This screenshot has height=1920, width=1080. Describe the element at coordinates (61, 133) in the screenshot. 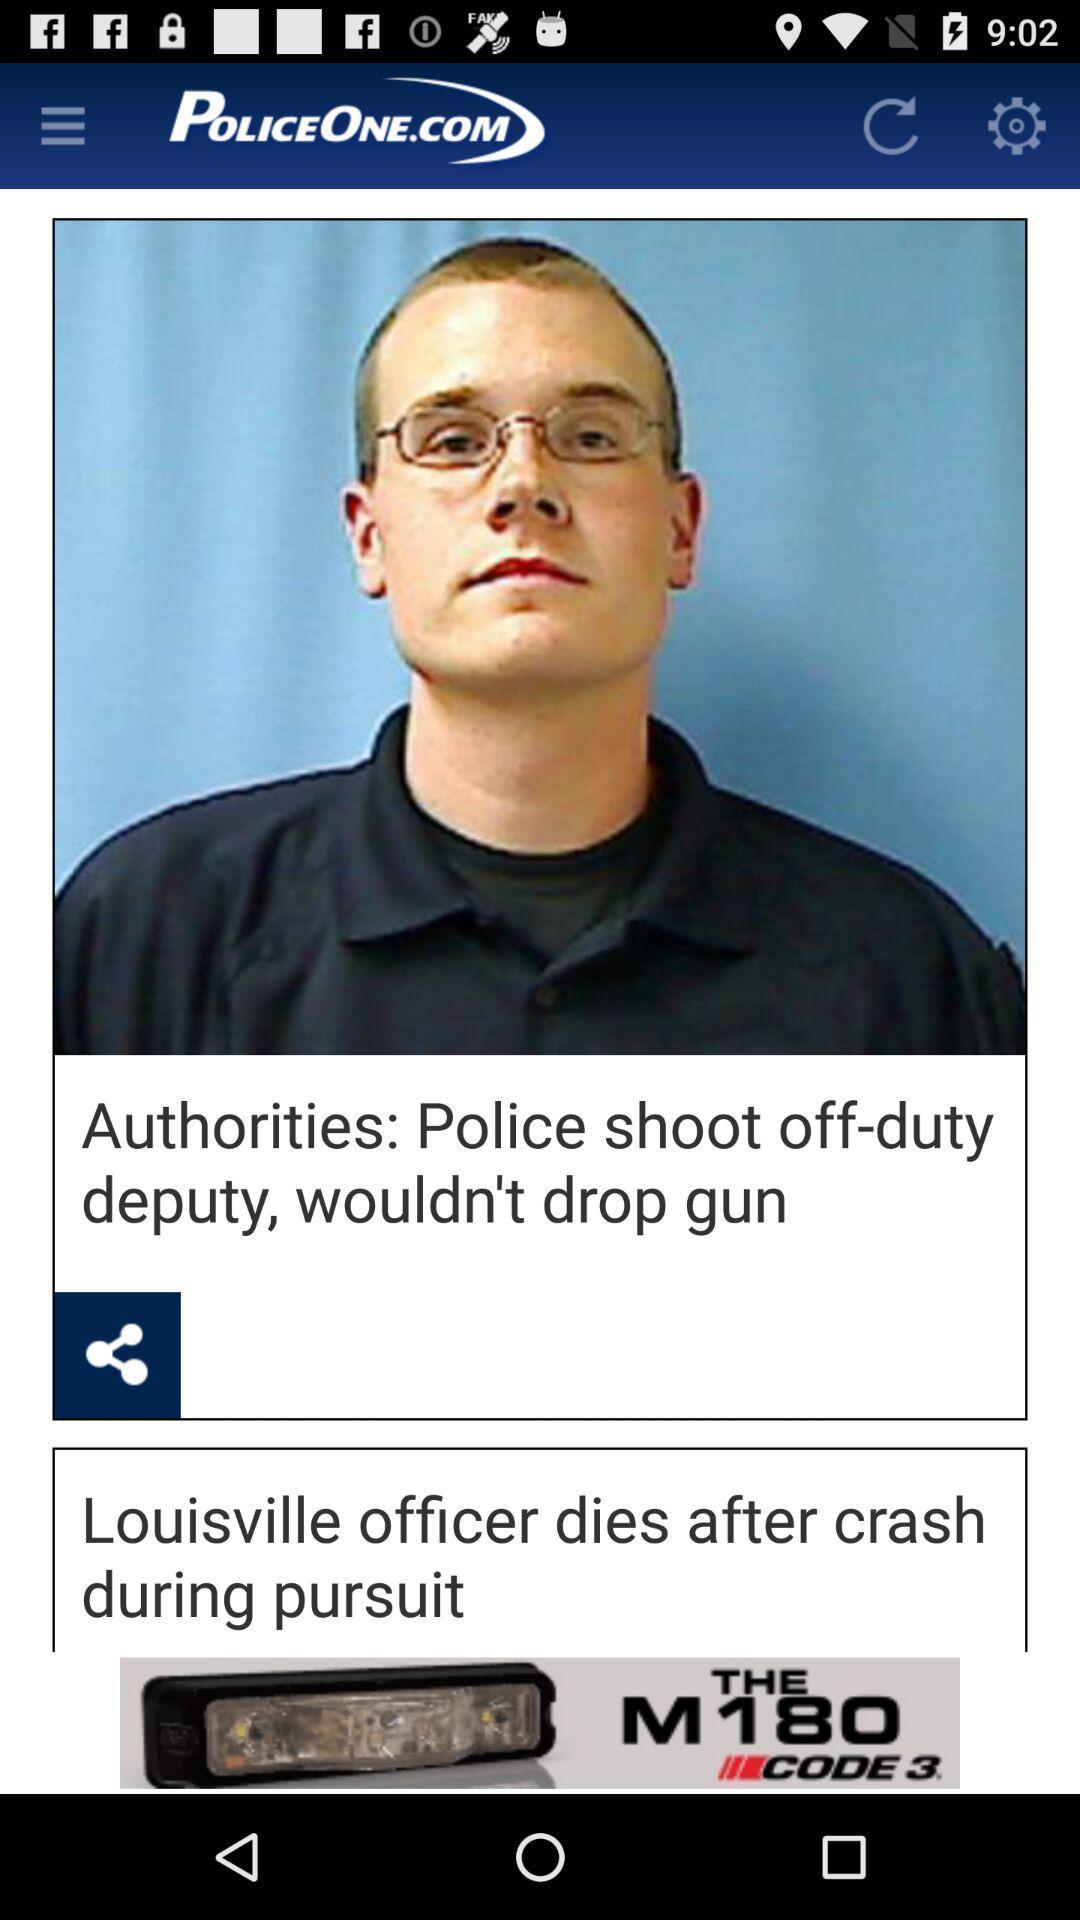

I see `the menu icon` at that location.